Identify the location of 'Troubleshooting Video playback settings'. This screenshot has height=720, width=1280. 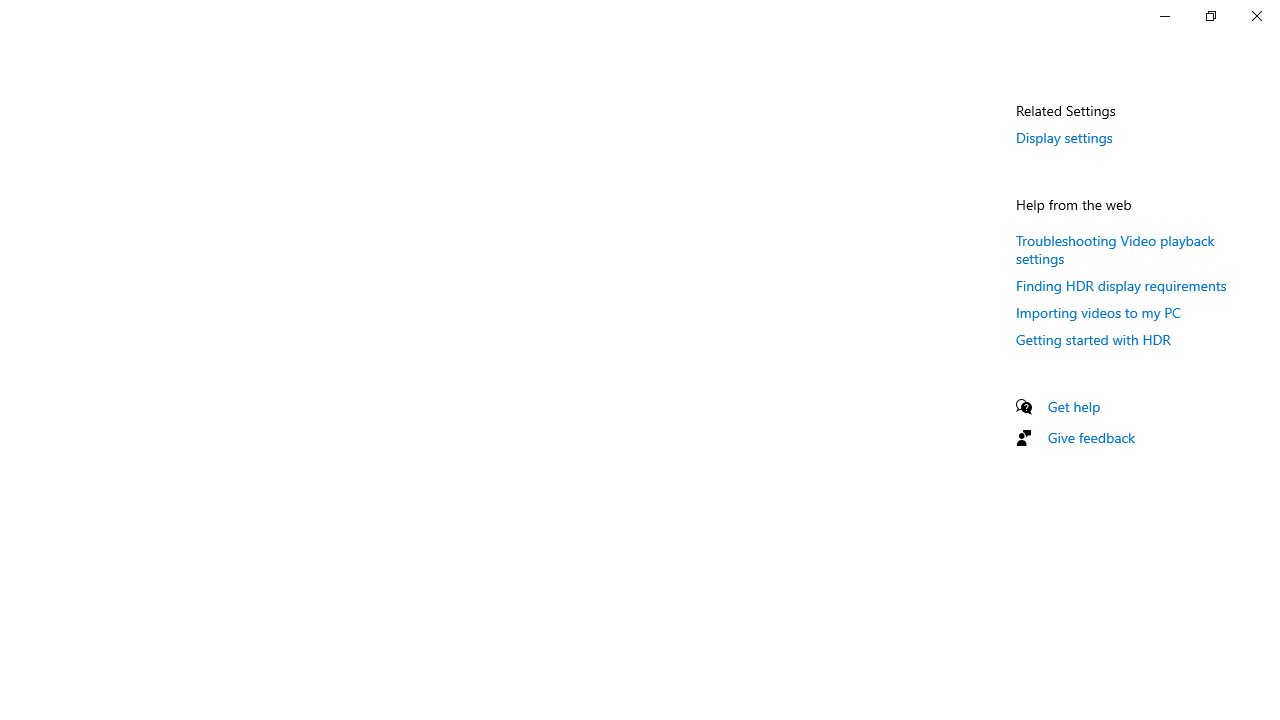
(1114, 247).